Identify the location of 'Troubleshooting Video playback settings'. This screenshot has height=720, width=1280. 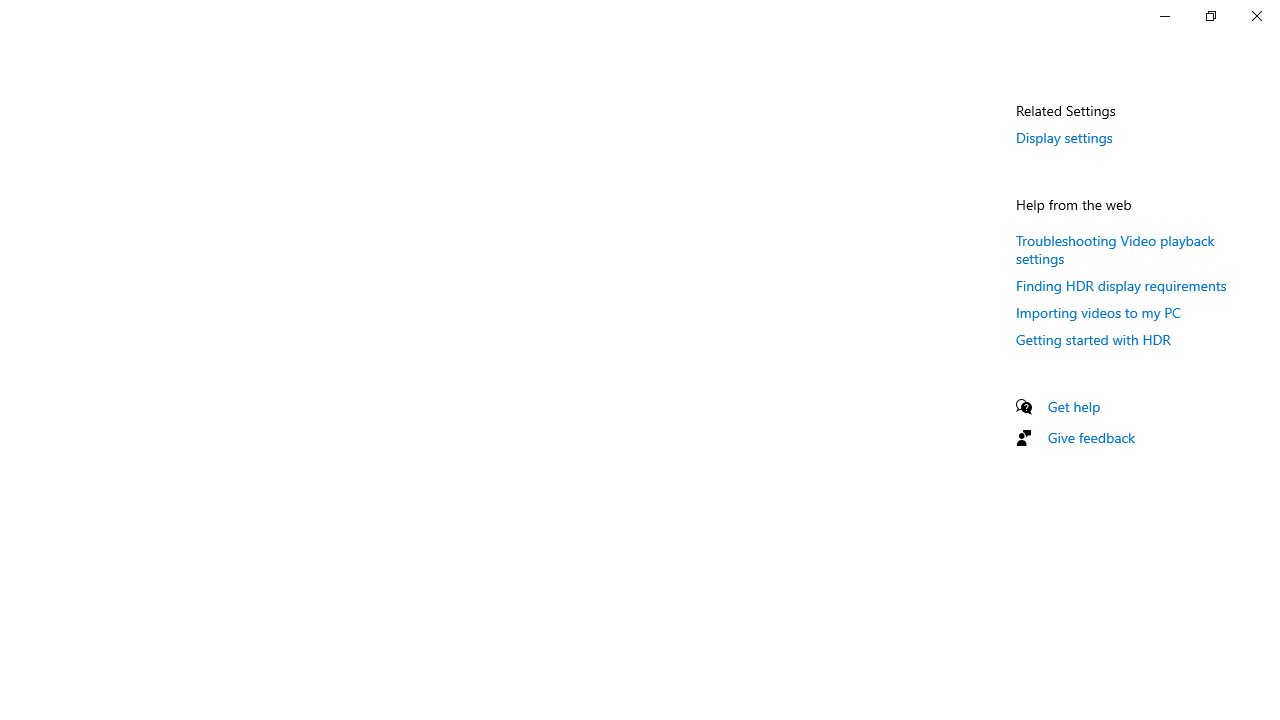
(1114, 247).